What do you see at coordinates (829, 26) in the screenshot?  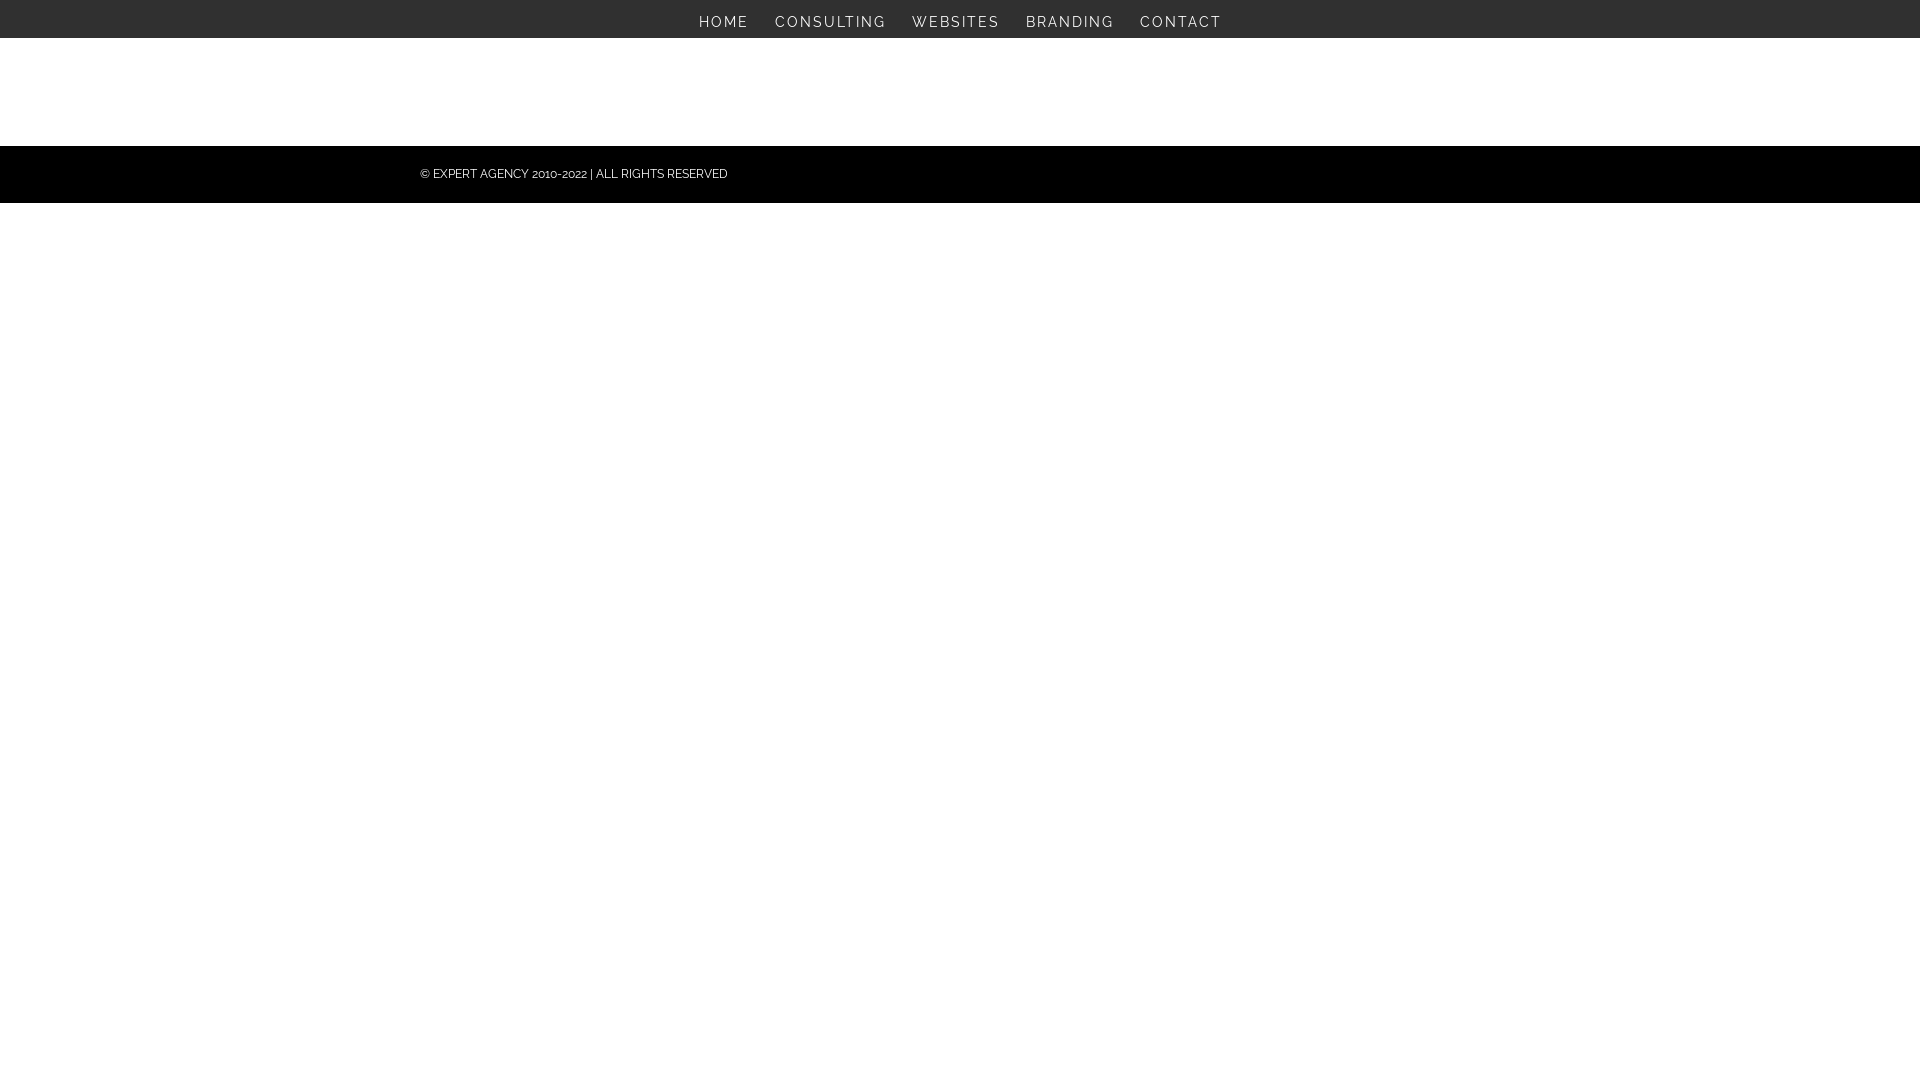 I see `'CONSULTING'` at bounding box center [829, 26].